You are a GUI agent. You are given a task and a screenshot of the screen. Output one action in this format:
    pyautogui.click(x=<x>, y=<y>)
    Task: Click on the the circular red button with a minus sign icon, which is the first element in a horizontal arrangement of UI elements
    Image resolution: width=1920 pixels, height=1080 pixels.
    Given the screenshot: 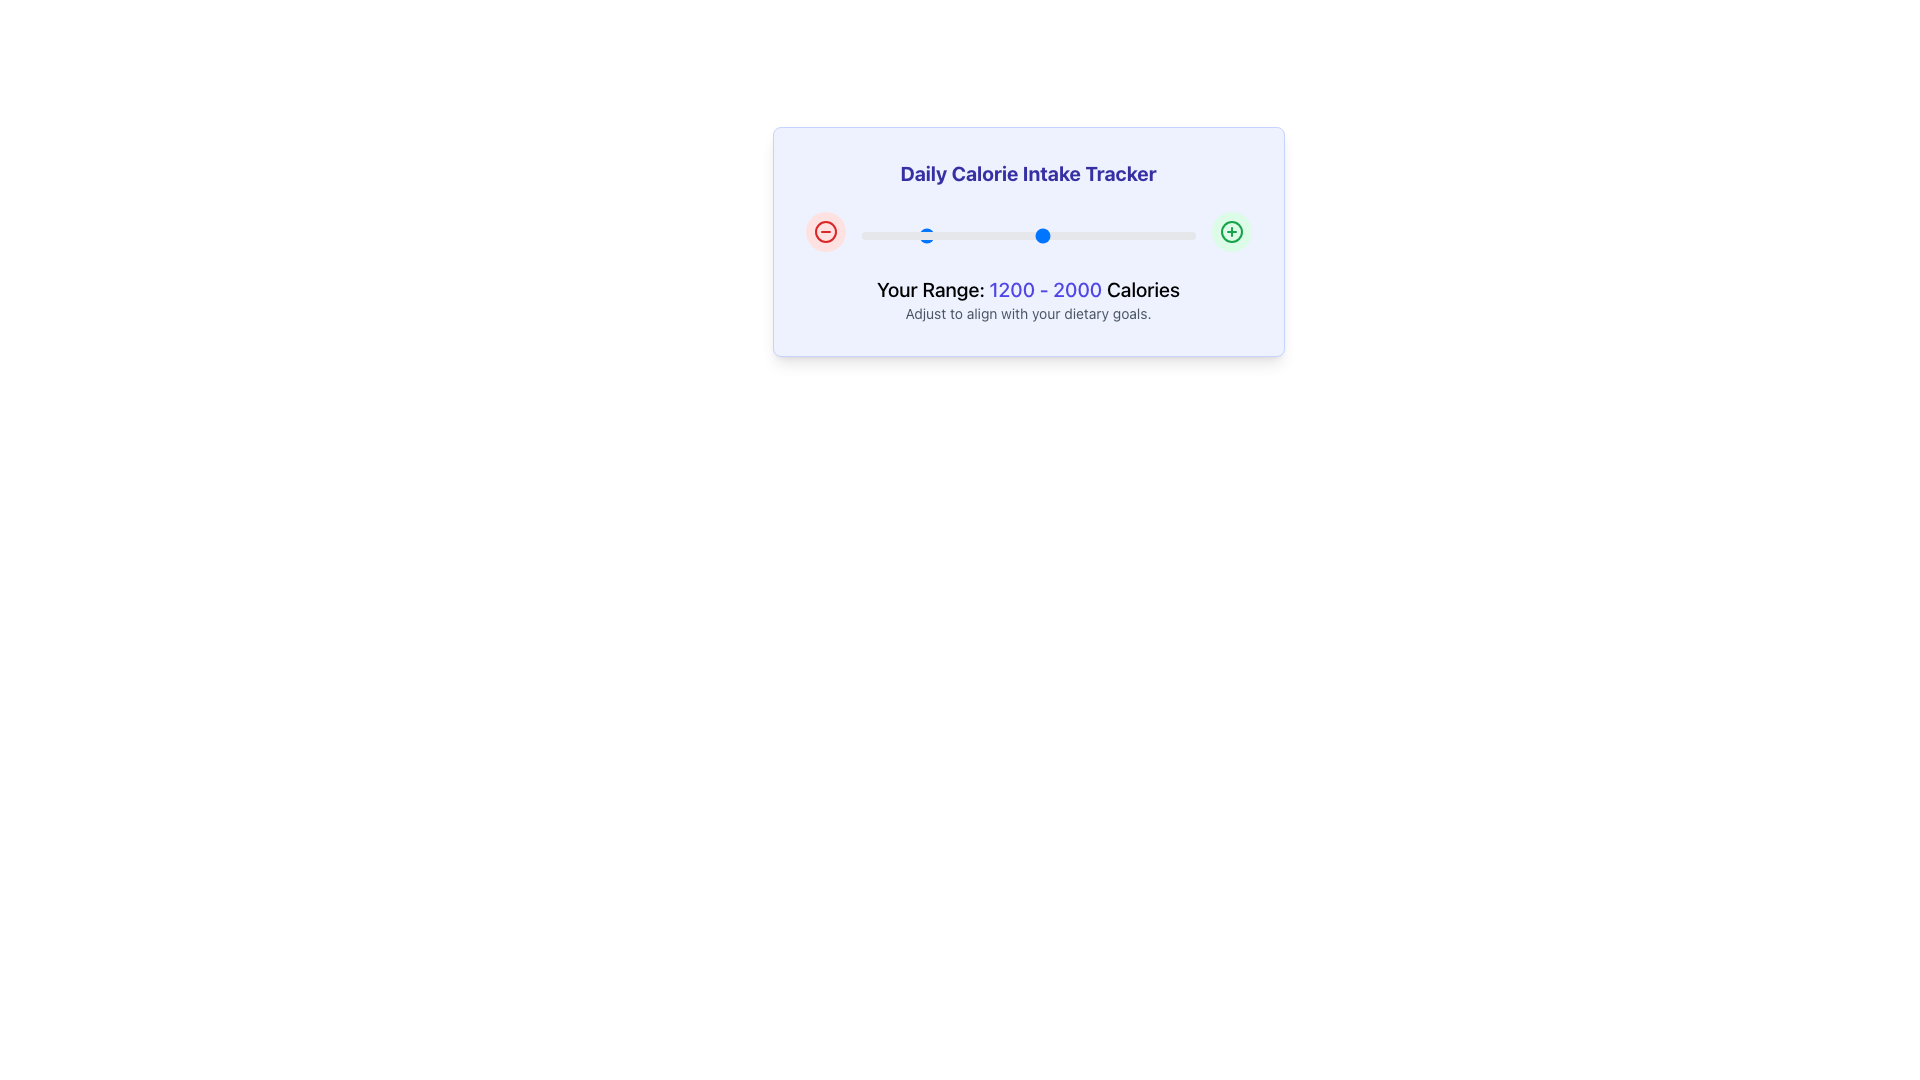 What is the action you would take?
    pyautogui.click(x=825, y=230)
    